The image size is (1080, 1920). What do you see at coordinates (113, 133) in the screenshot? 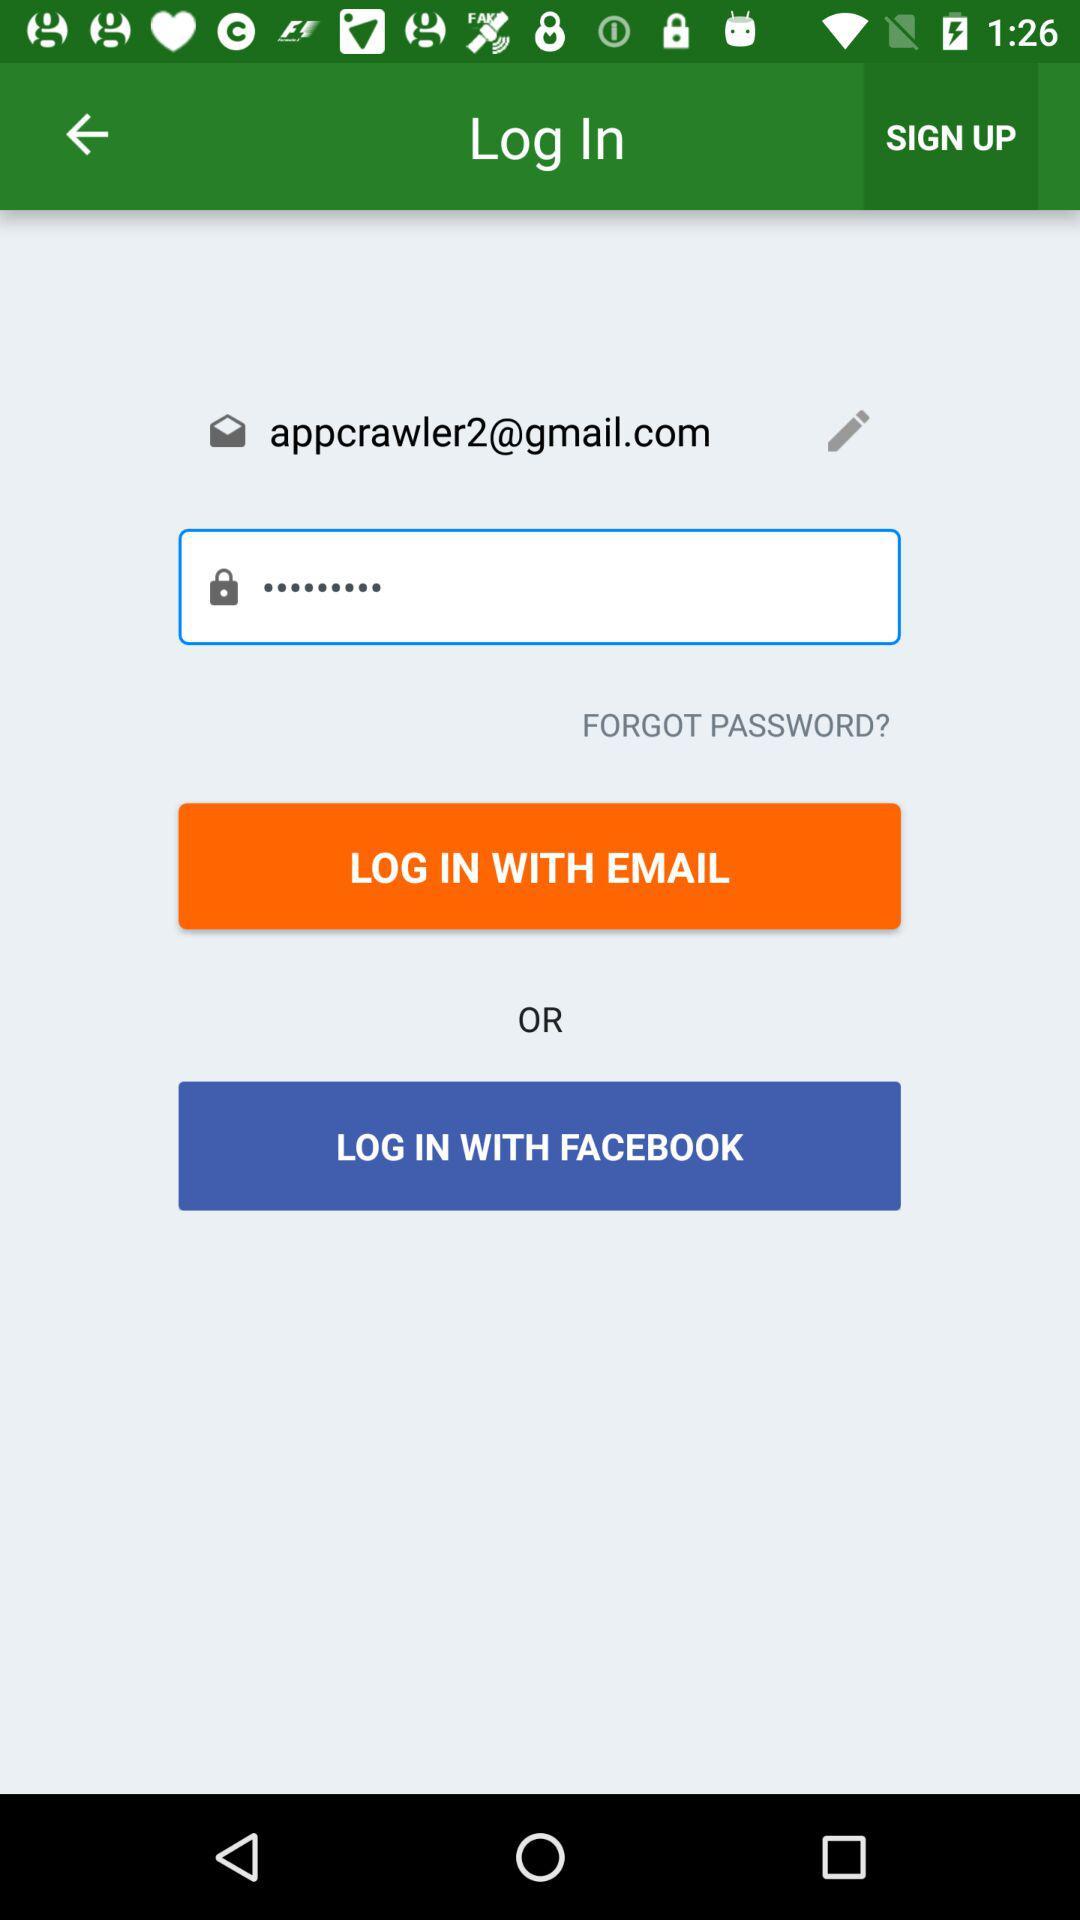
I see `the item at the top left corner` at bounding box center [113, 133].